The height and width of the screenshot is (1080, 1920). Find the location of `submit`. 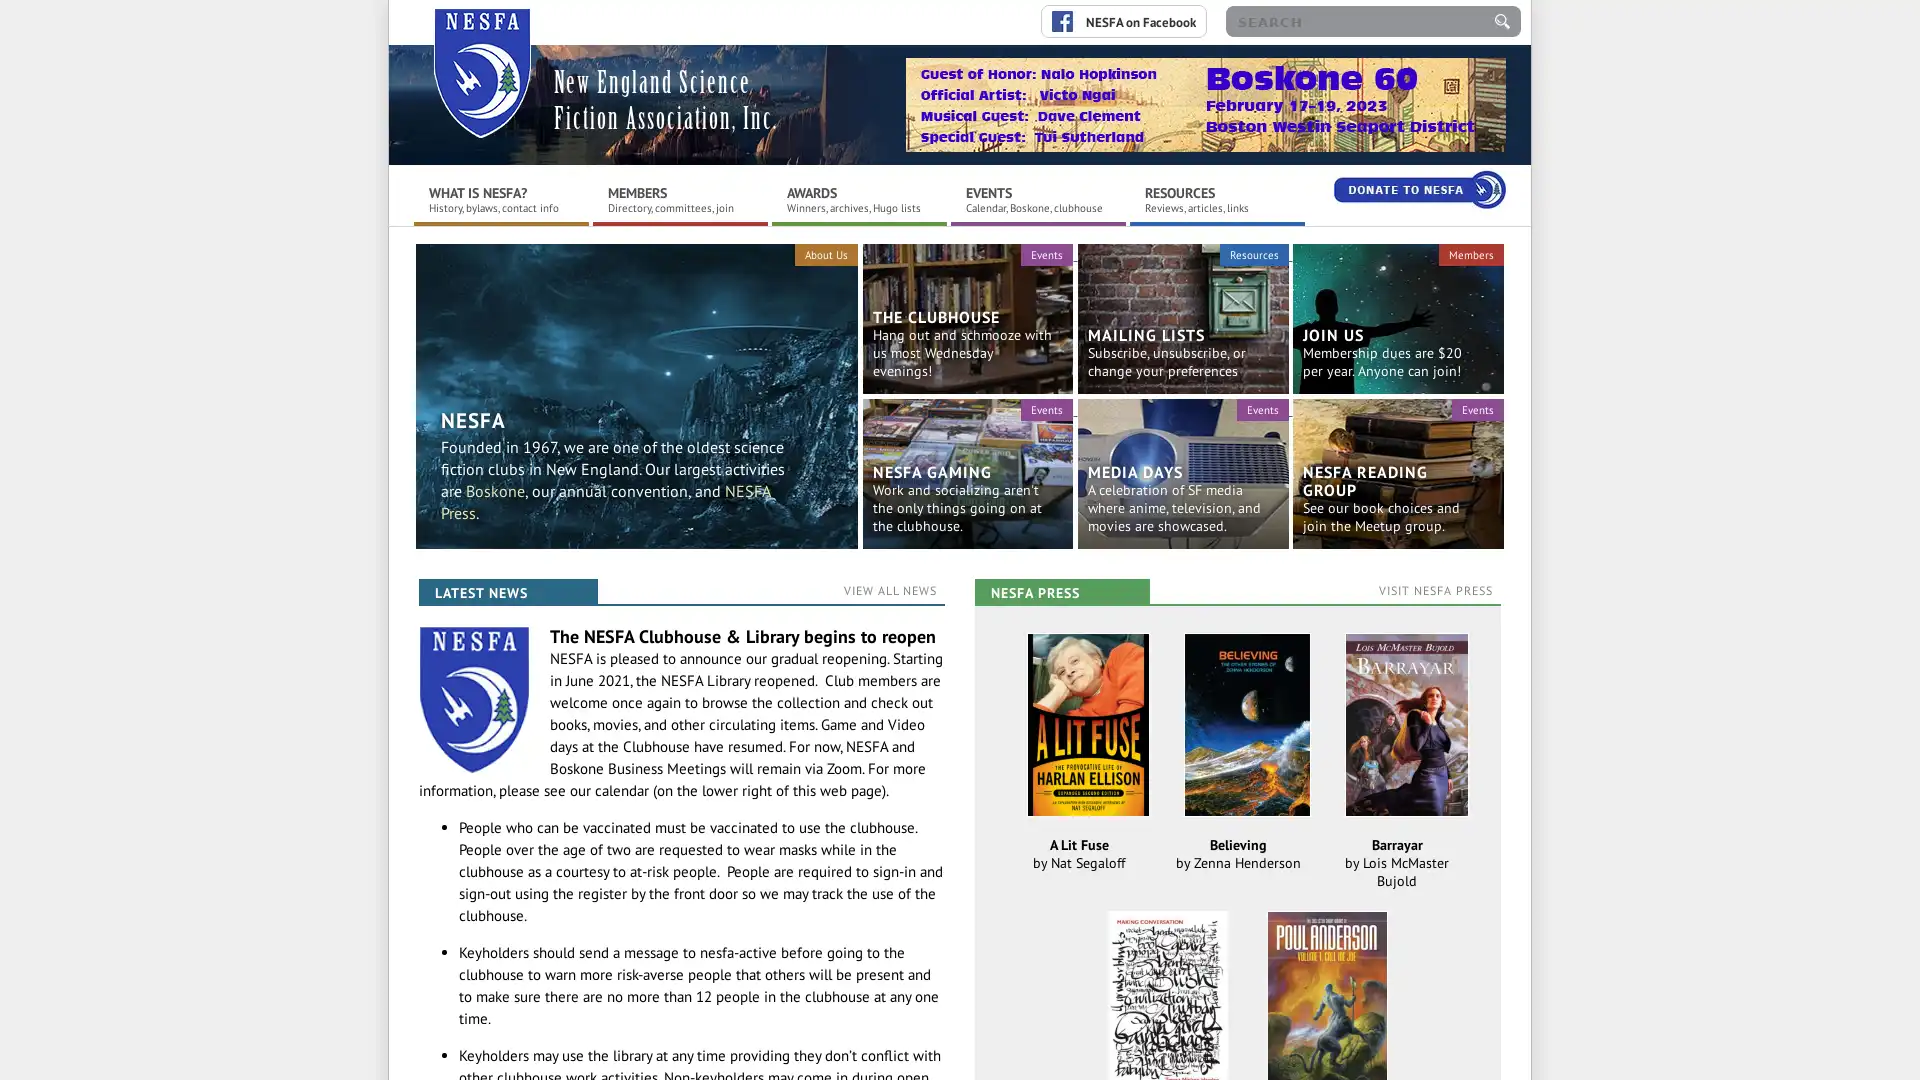

submit is located at coordinates (1502, 21).